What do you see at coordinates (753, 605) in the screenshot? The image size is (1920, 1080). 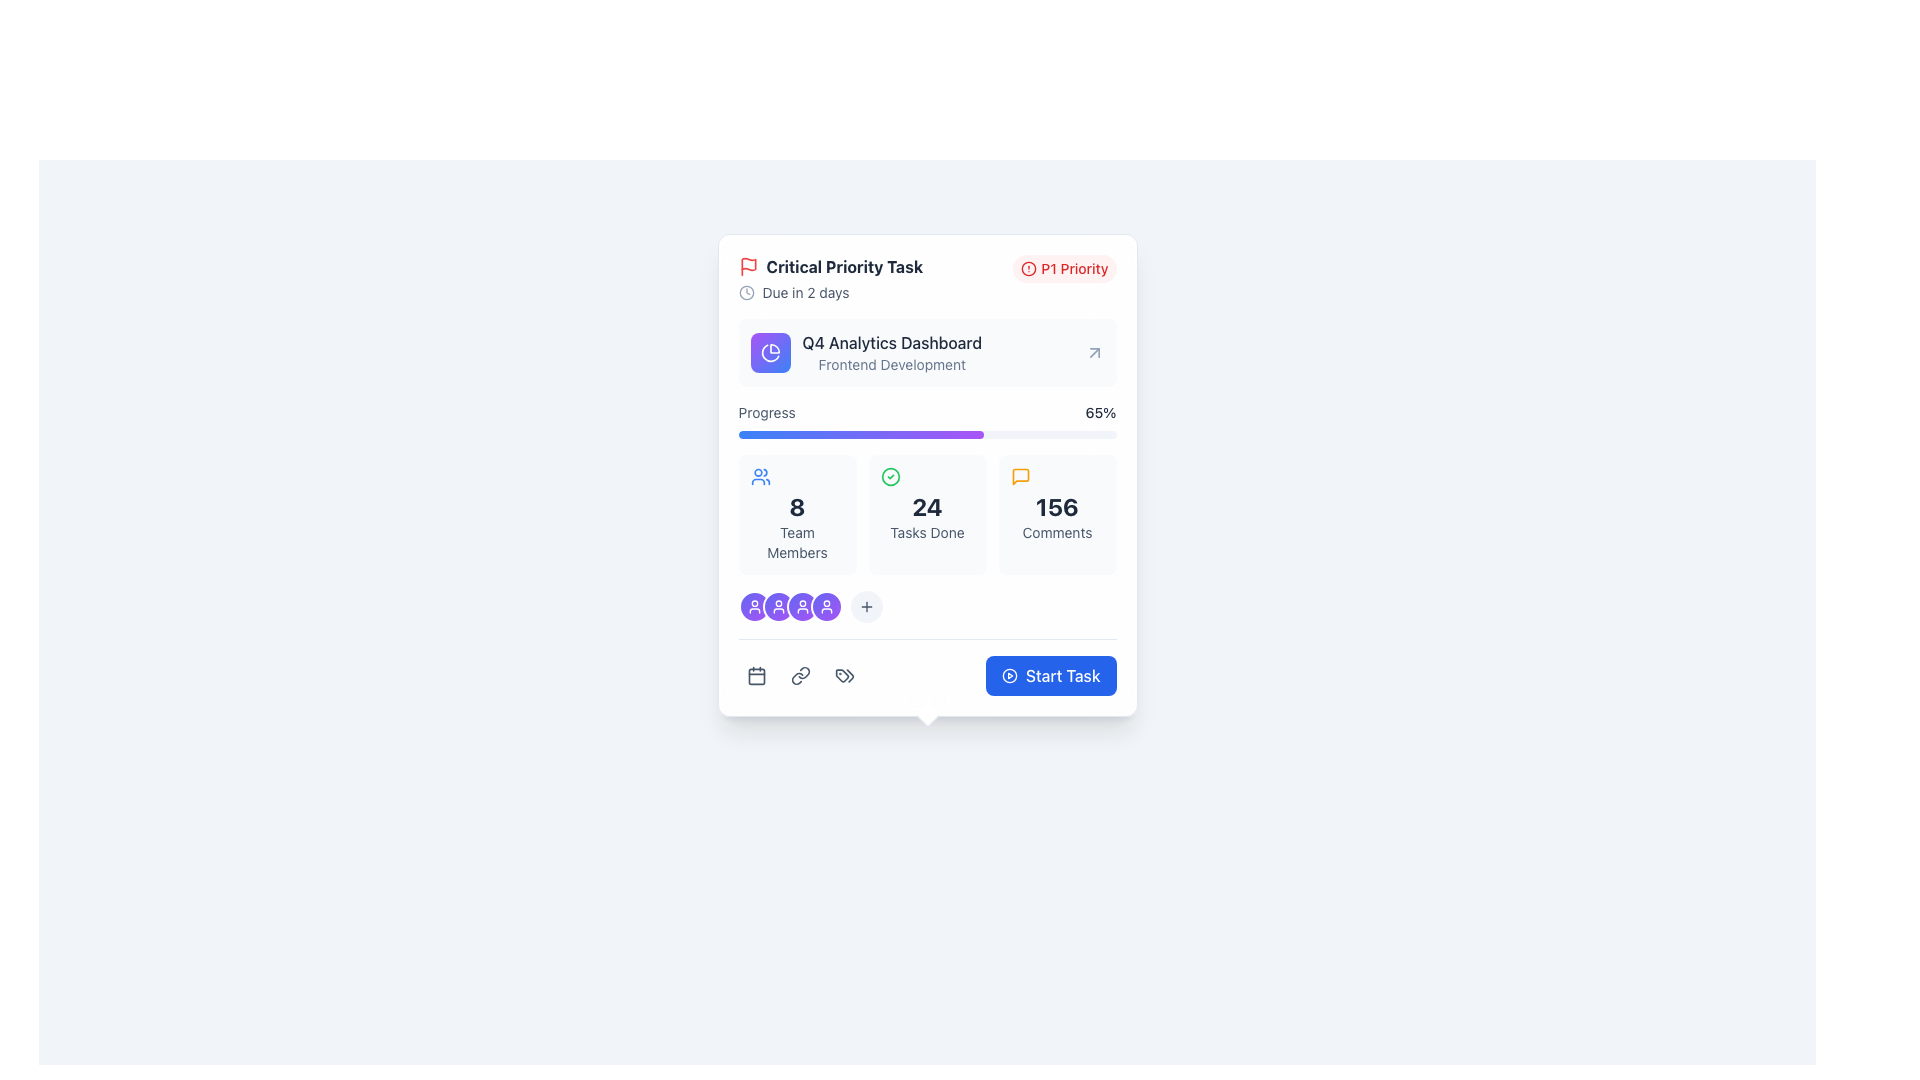 I see `the first circular Avatar or user icon located at the bottom of the task card interface, which represents a team member or role` at bounding box center [753, 605].